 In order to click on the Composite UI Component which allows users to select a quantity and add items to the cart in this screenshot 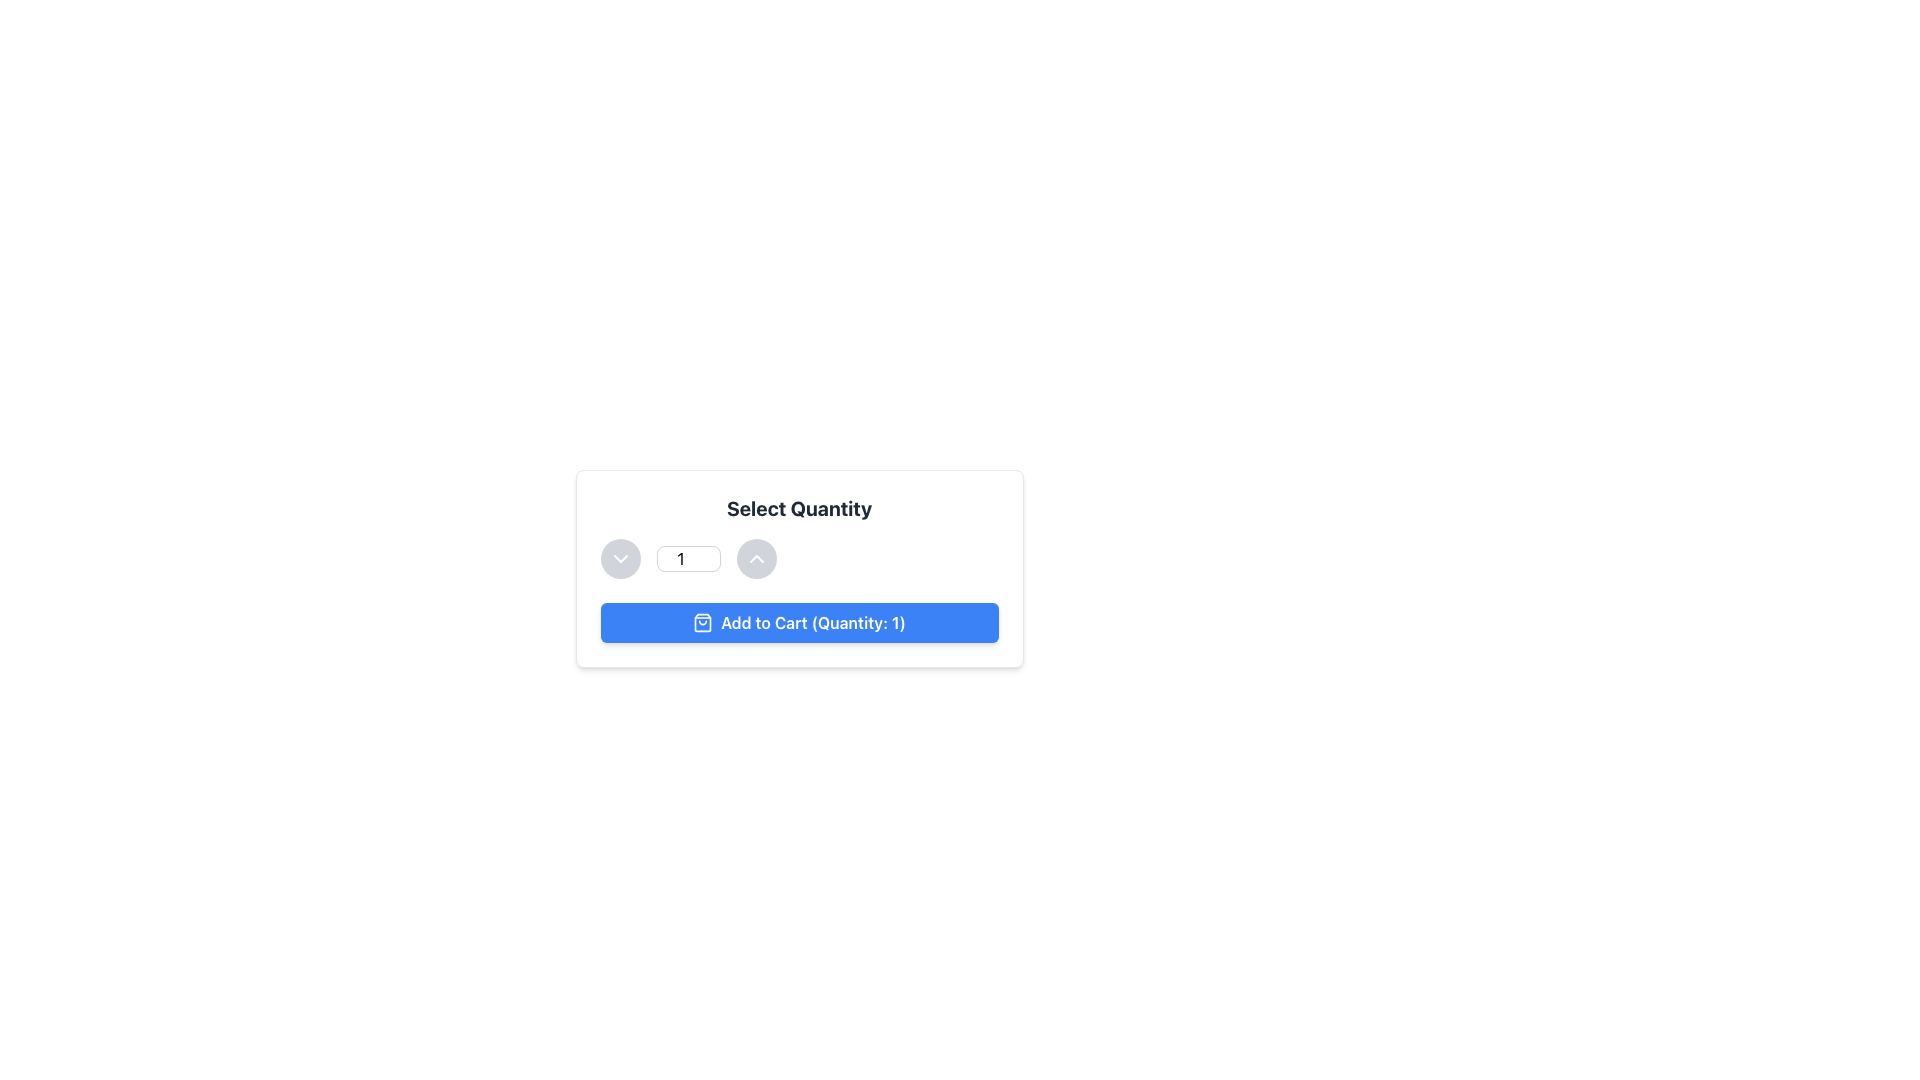, I will do `click(798, 569)`.